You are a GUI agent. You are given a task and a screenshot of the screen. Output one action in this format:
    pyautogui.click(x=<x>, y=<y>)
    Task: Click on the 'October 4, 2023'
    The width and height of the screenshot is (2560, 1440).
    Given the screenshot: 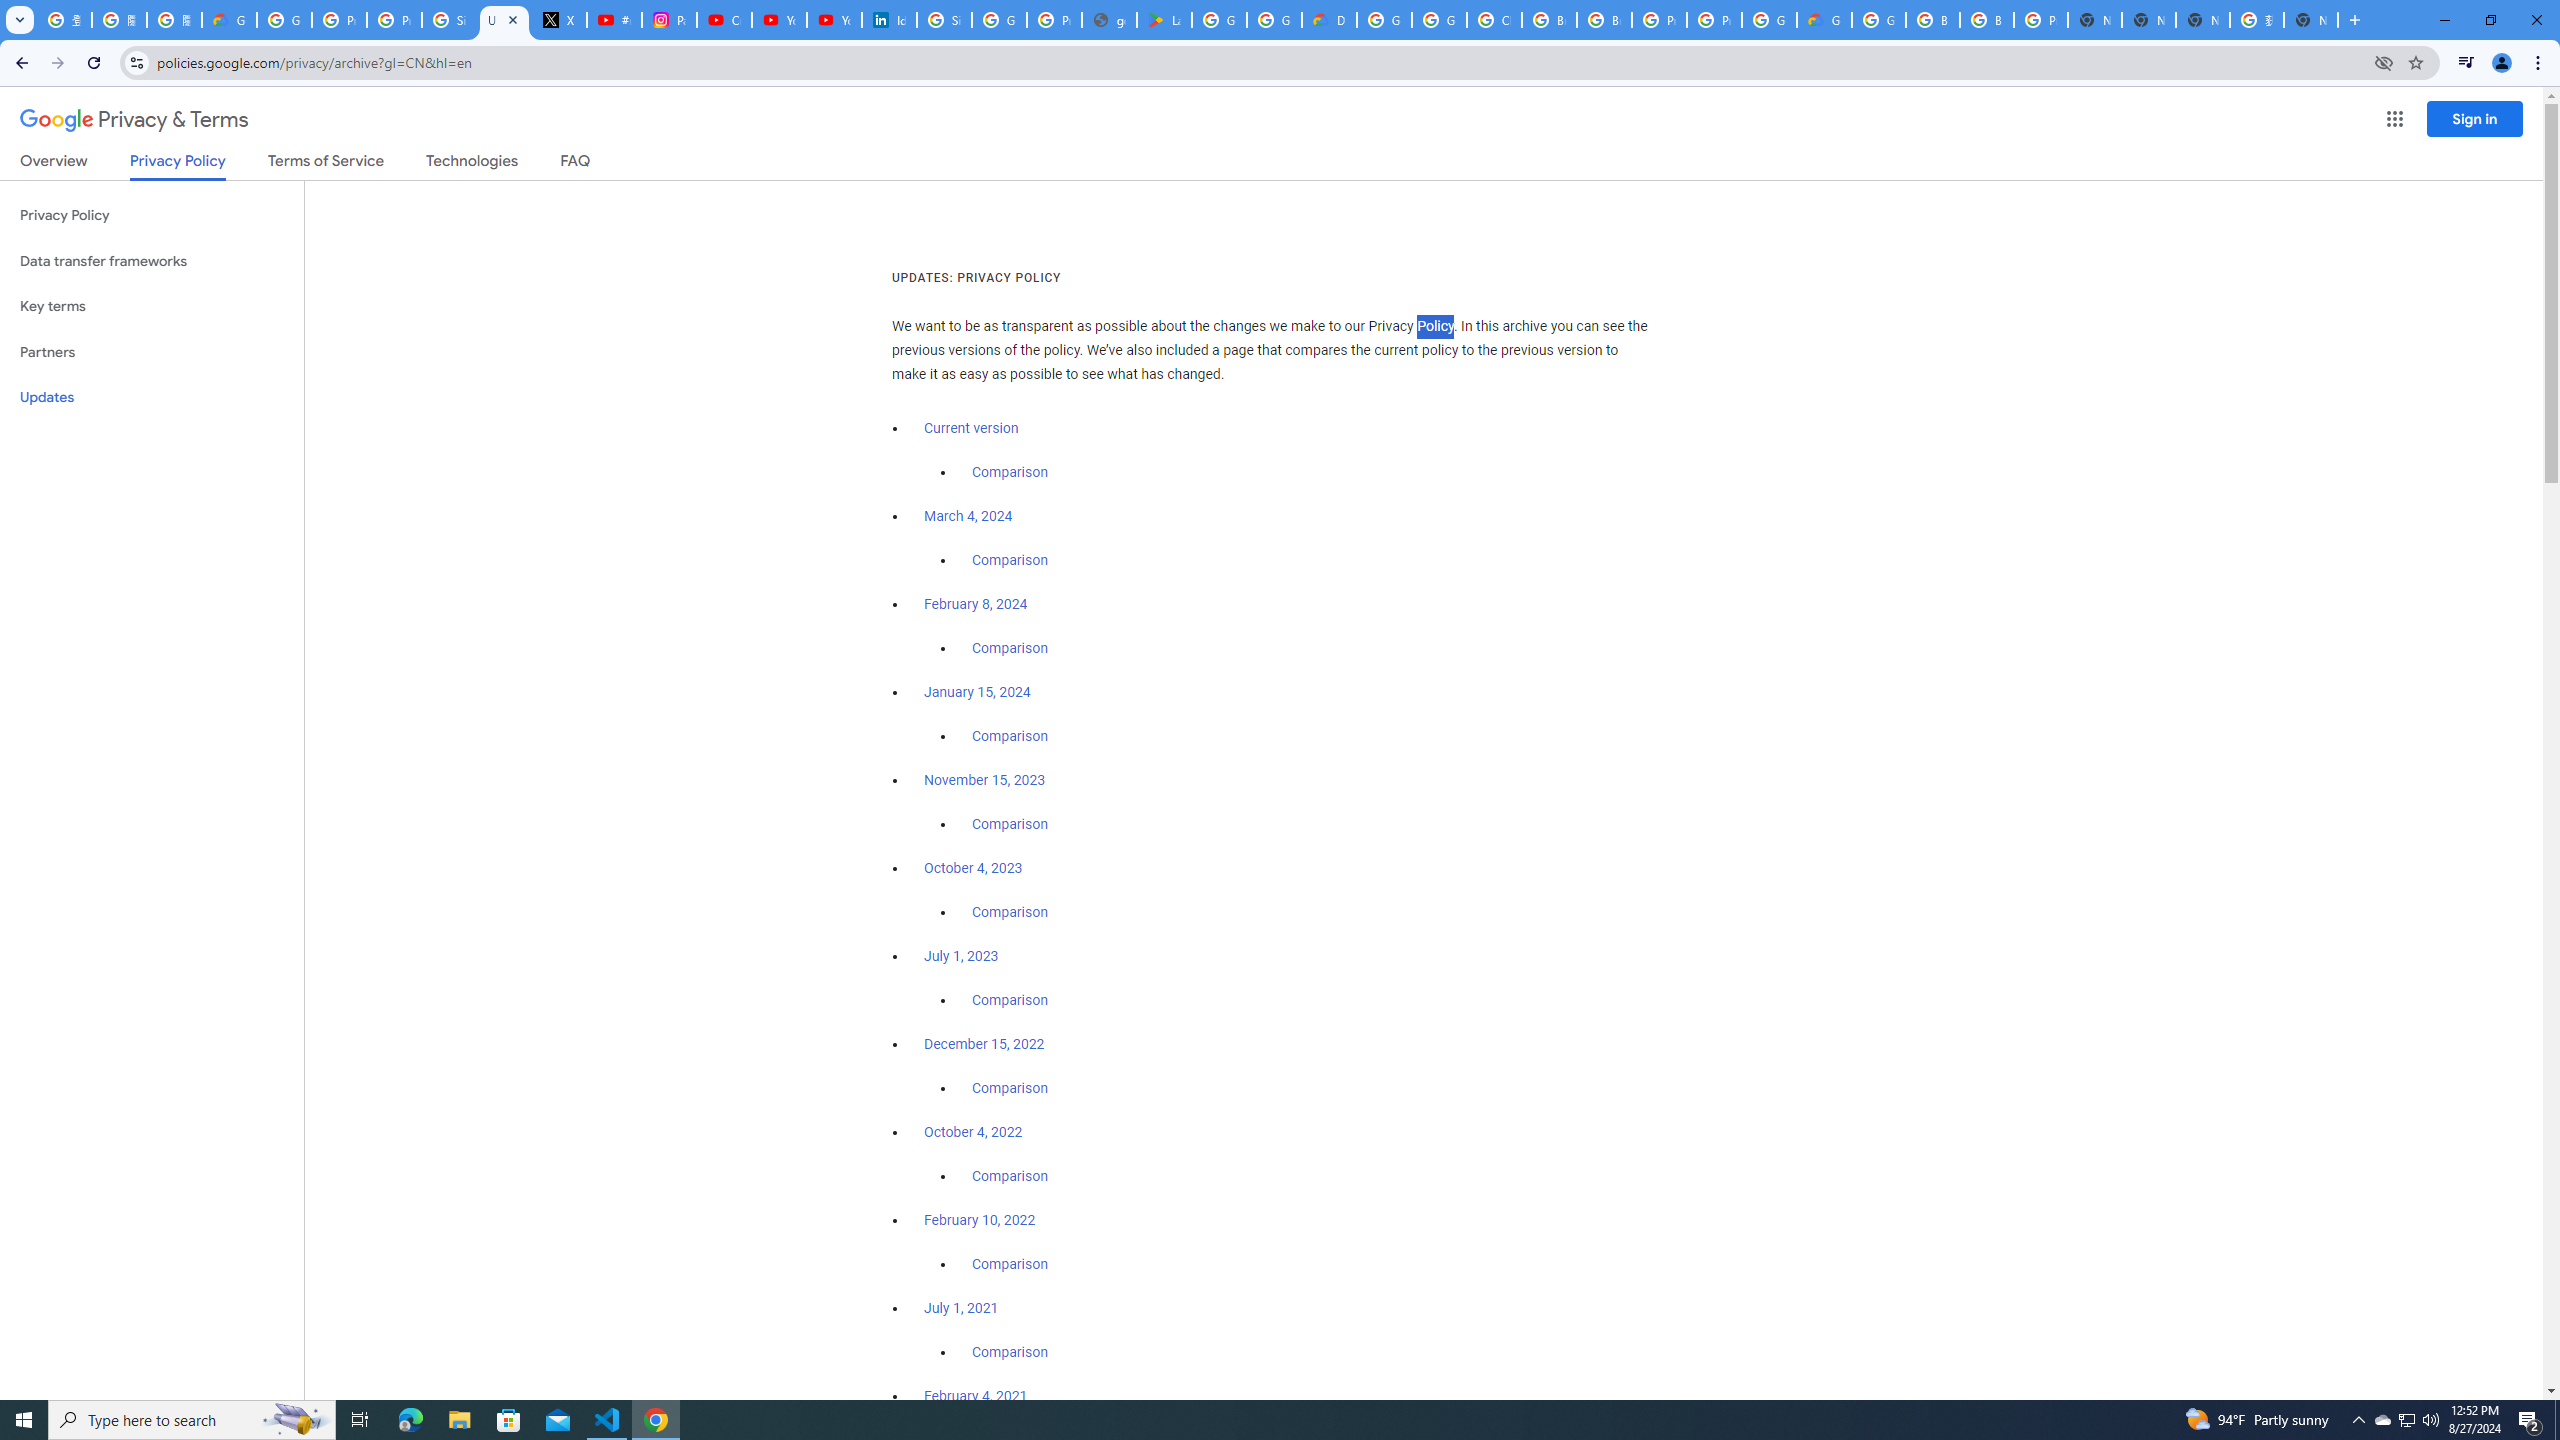 What is the action you would take?
    pyautogui.click(x=974, y=869)
    